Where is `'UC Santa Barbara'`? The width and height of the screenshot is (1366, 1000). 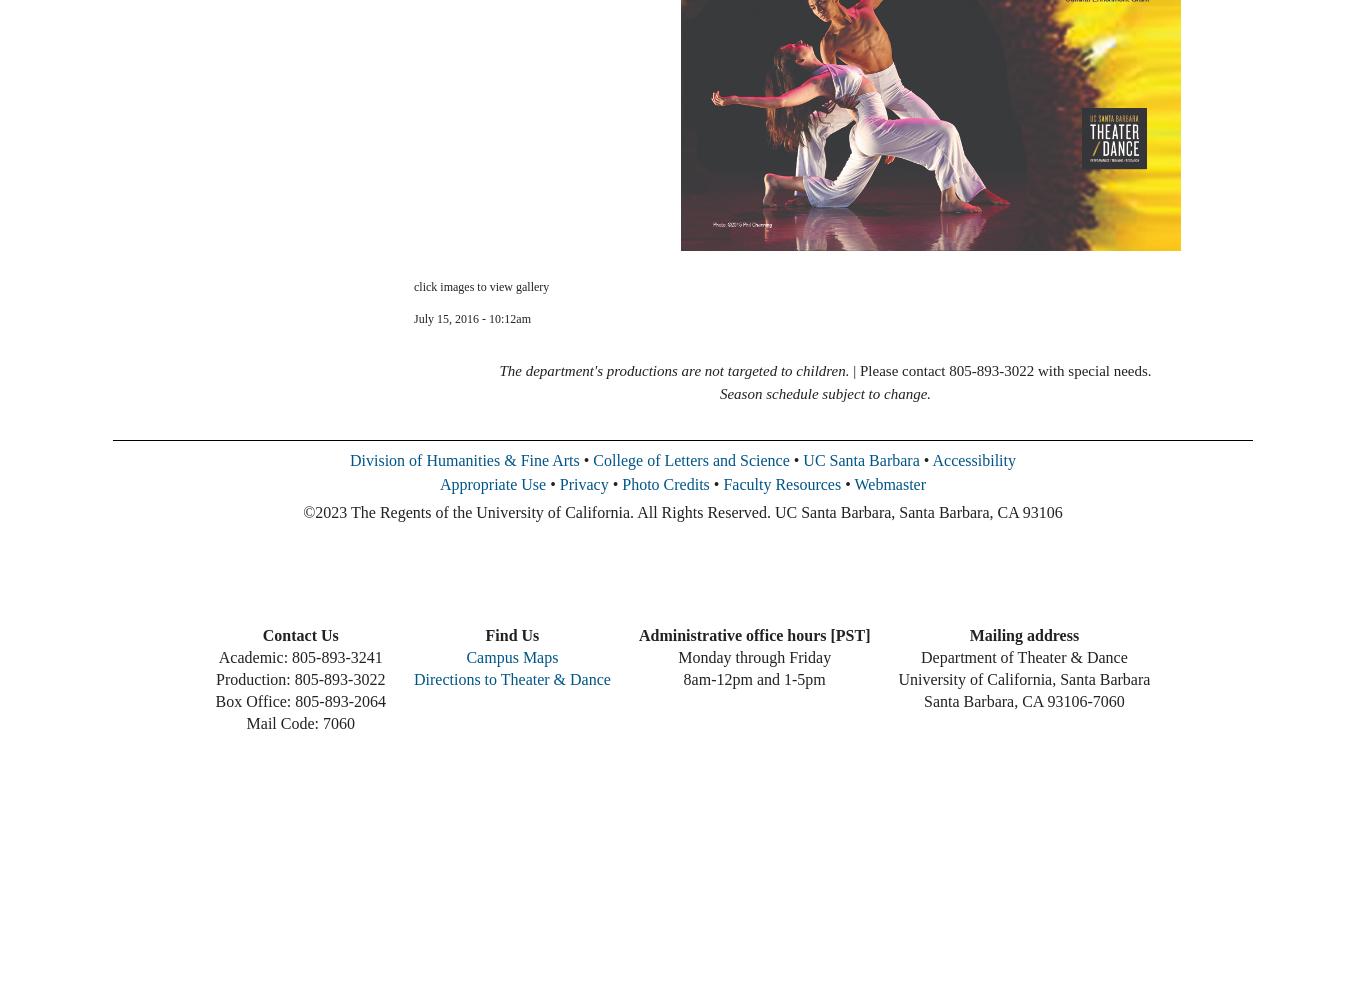 'UC Santa Barbara' is located at coordinates (859, 459).